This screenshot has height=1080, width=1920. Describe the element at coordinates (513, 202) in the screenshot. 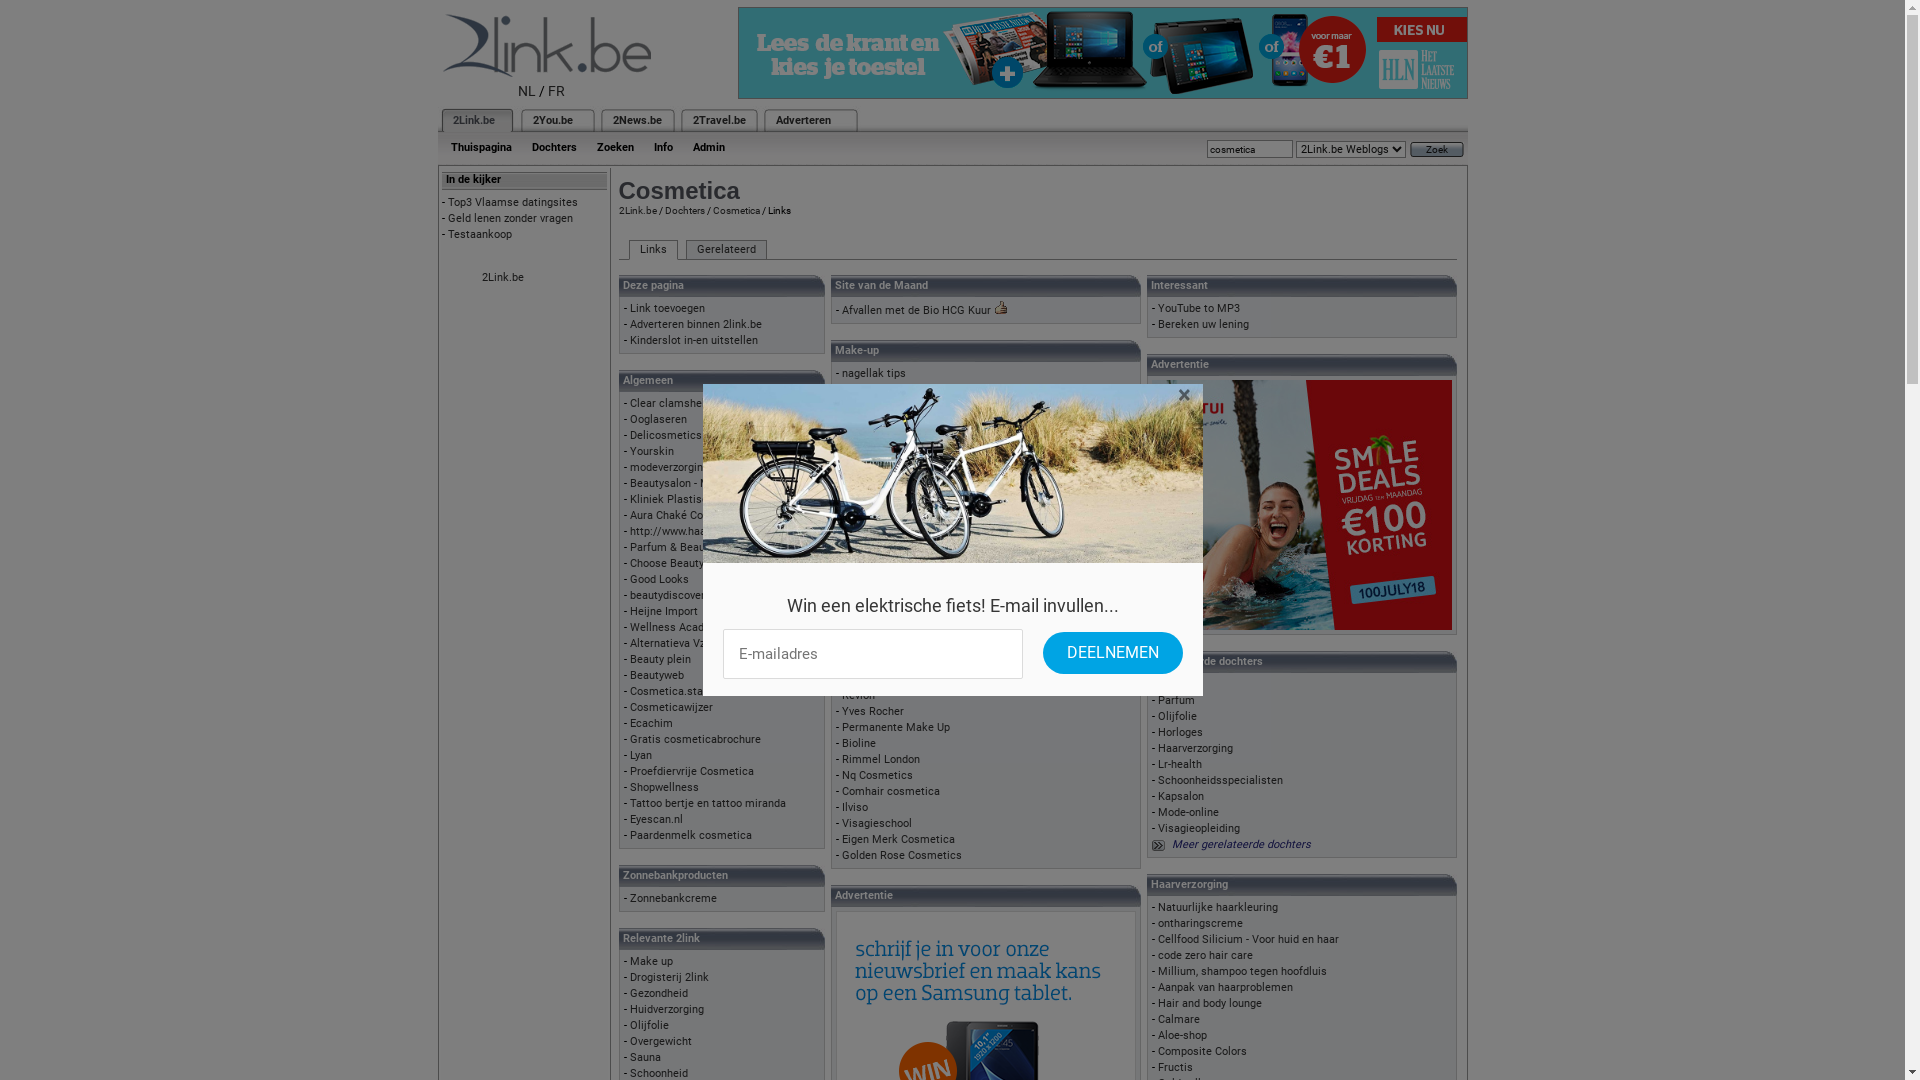

I see `'Top3 Vlaamse datingsites'` at that location.